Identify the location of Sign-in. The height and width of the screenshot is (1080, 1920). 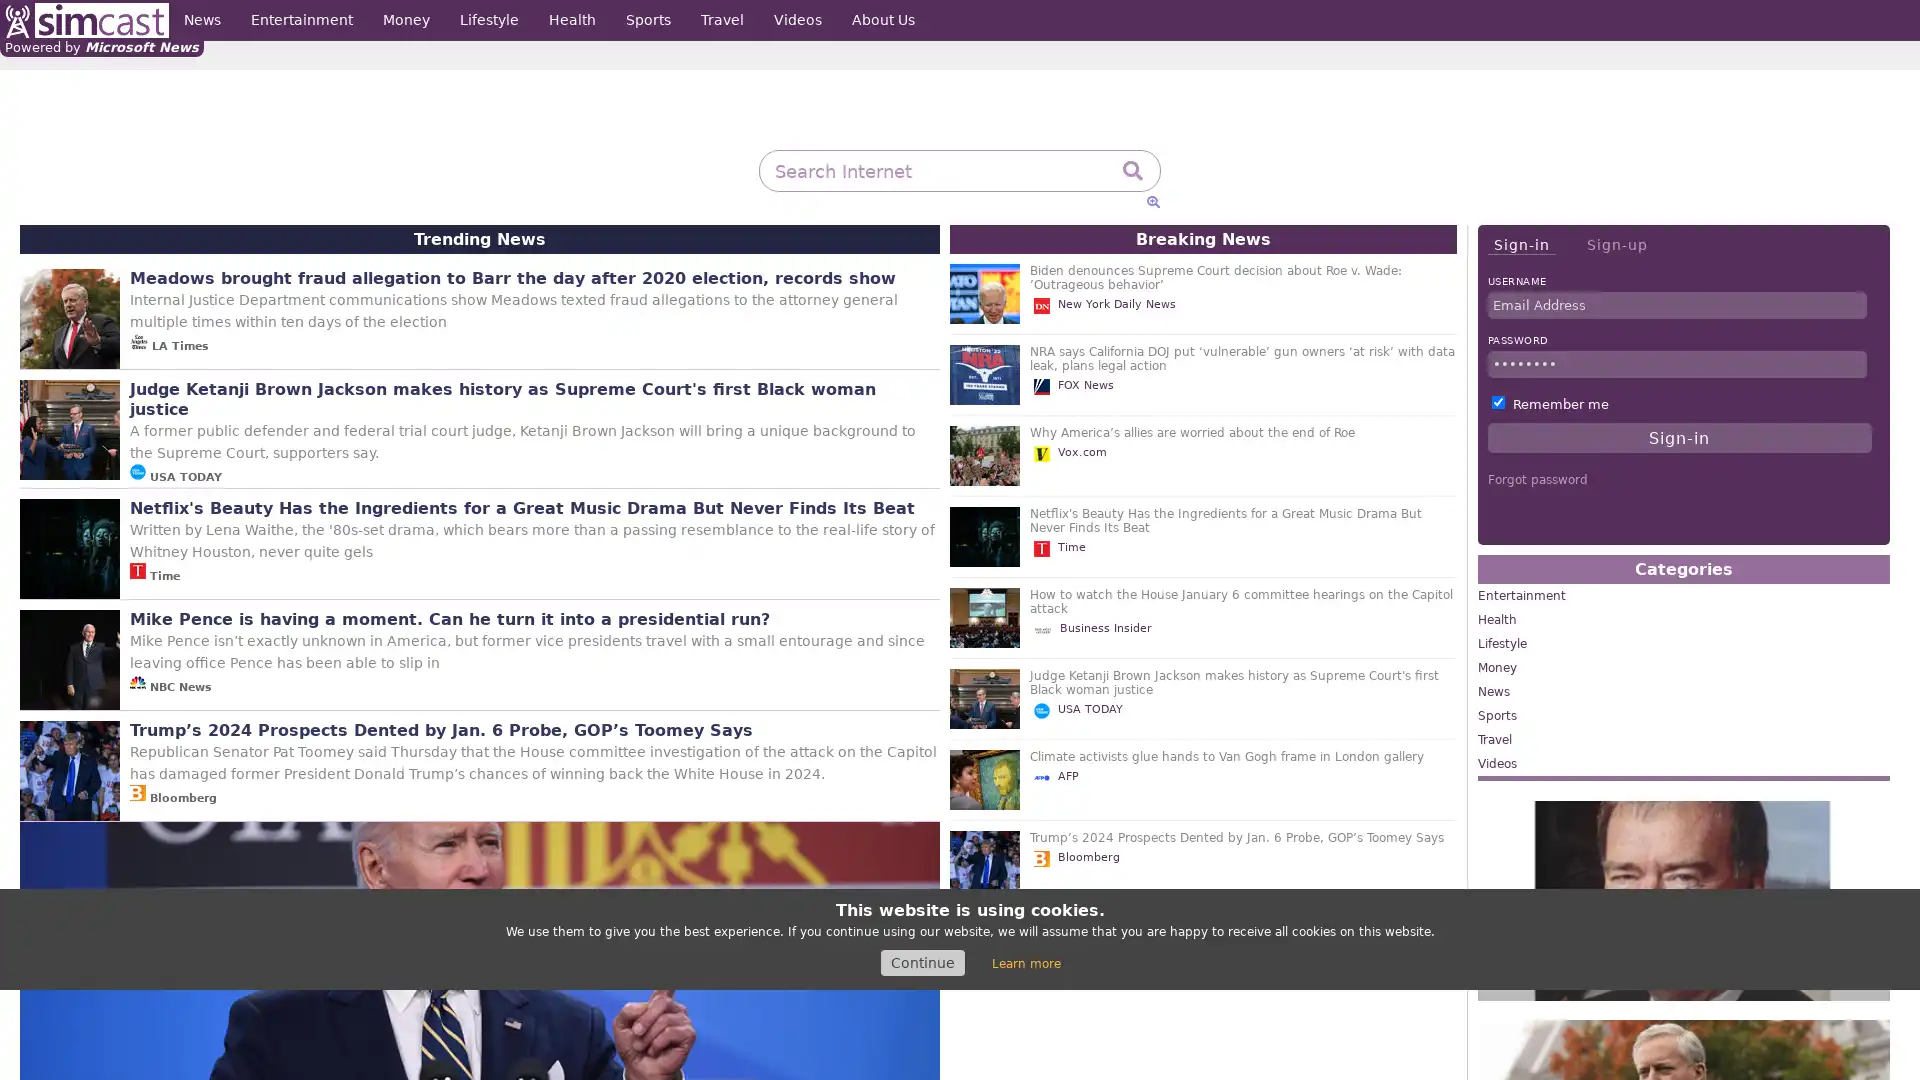
(1679, 437).